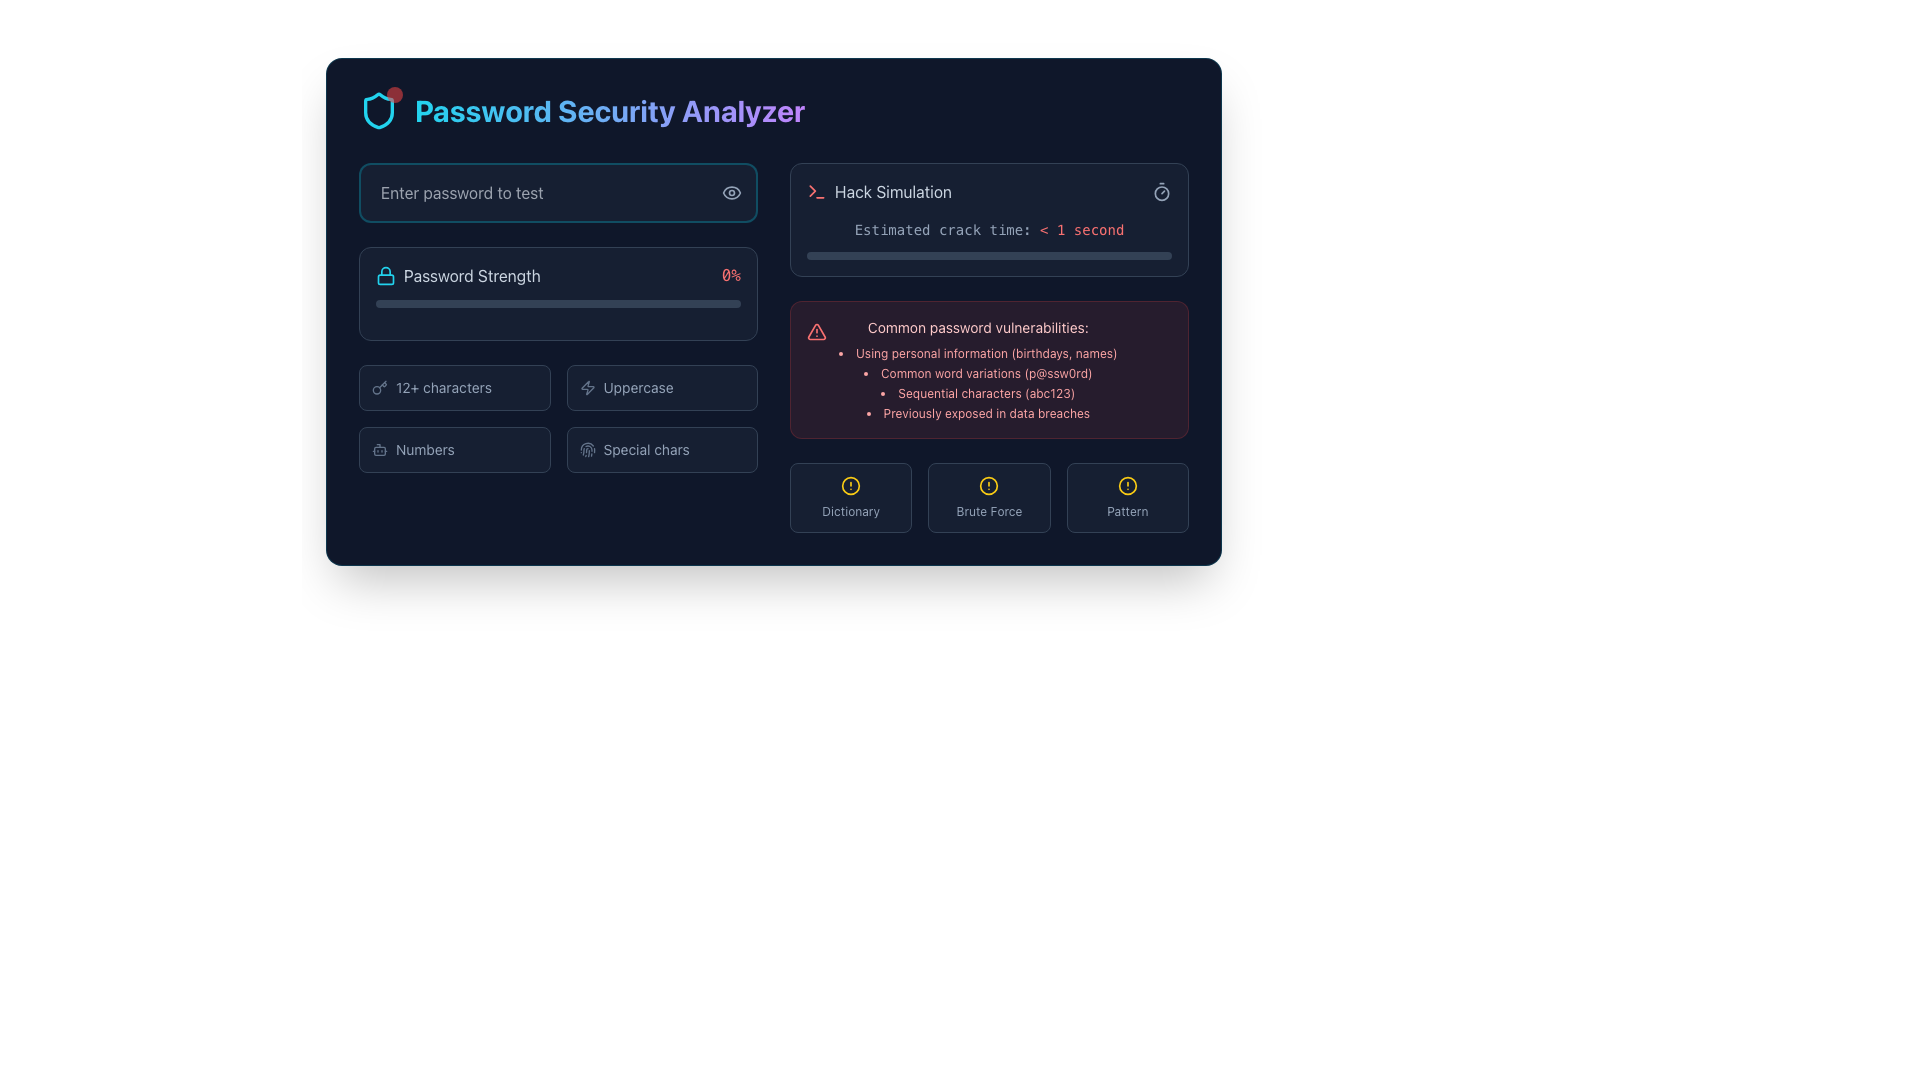  I want to click on the terminal icon located to the left of the 'Hack Simulation' text, so click(816, 192).